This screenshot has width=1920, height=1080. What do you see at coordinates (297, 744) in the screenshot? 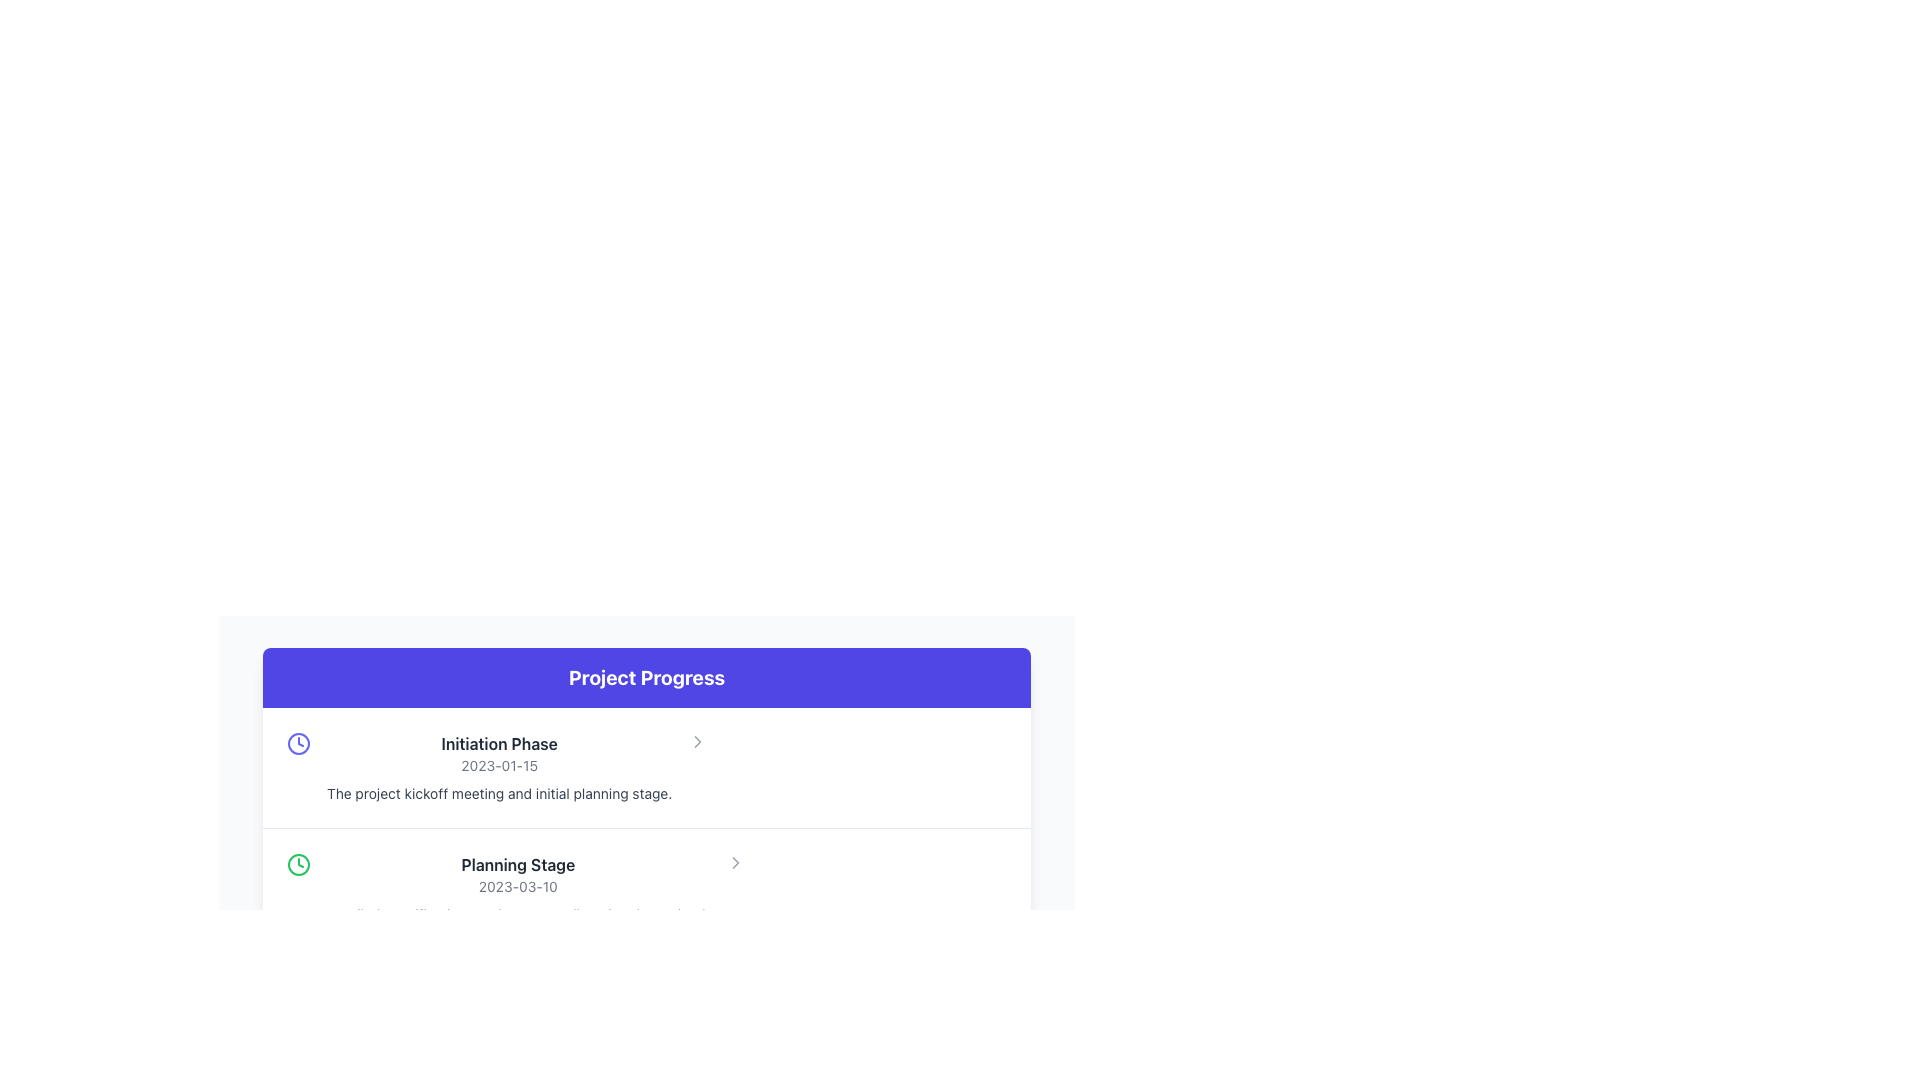
I see `the icon that represents the 'Initiation Phase' in the 'Project Progress' section, located in the first row next to the date '2023-01-15'` at bounding box center [297, 744].